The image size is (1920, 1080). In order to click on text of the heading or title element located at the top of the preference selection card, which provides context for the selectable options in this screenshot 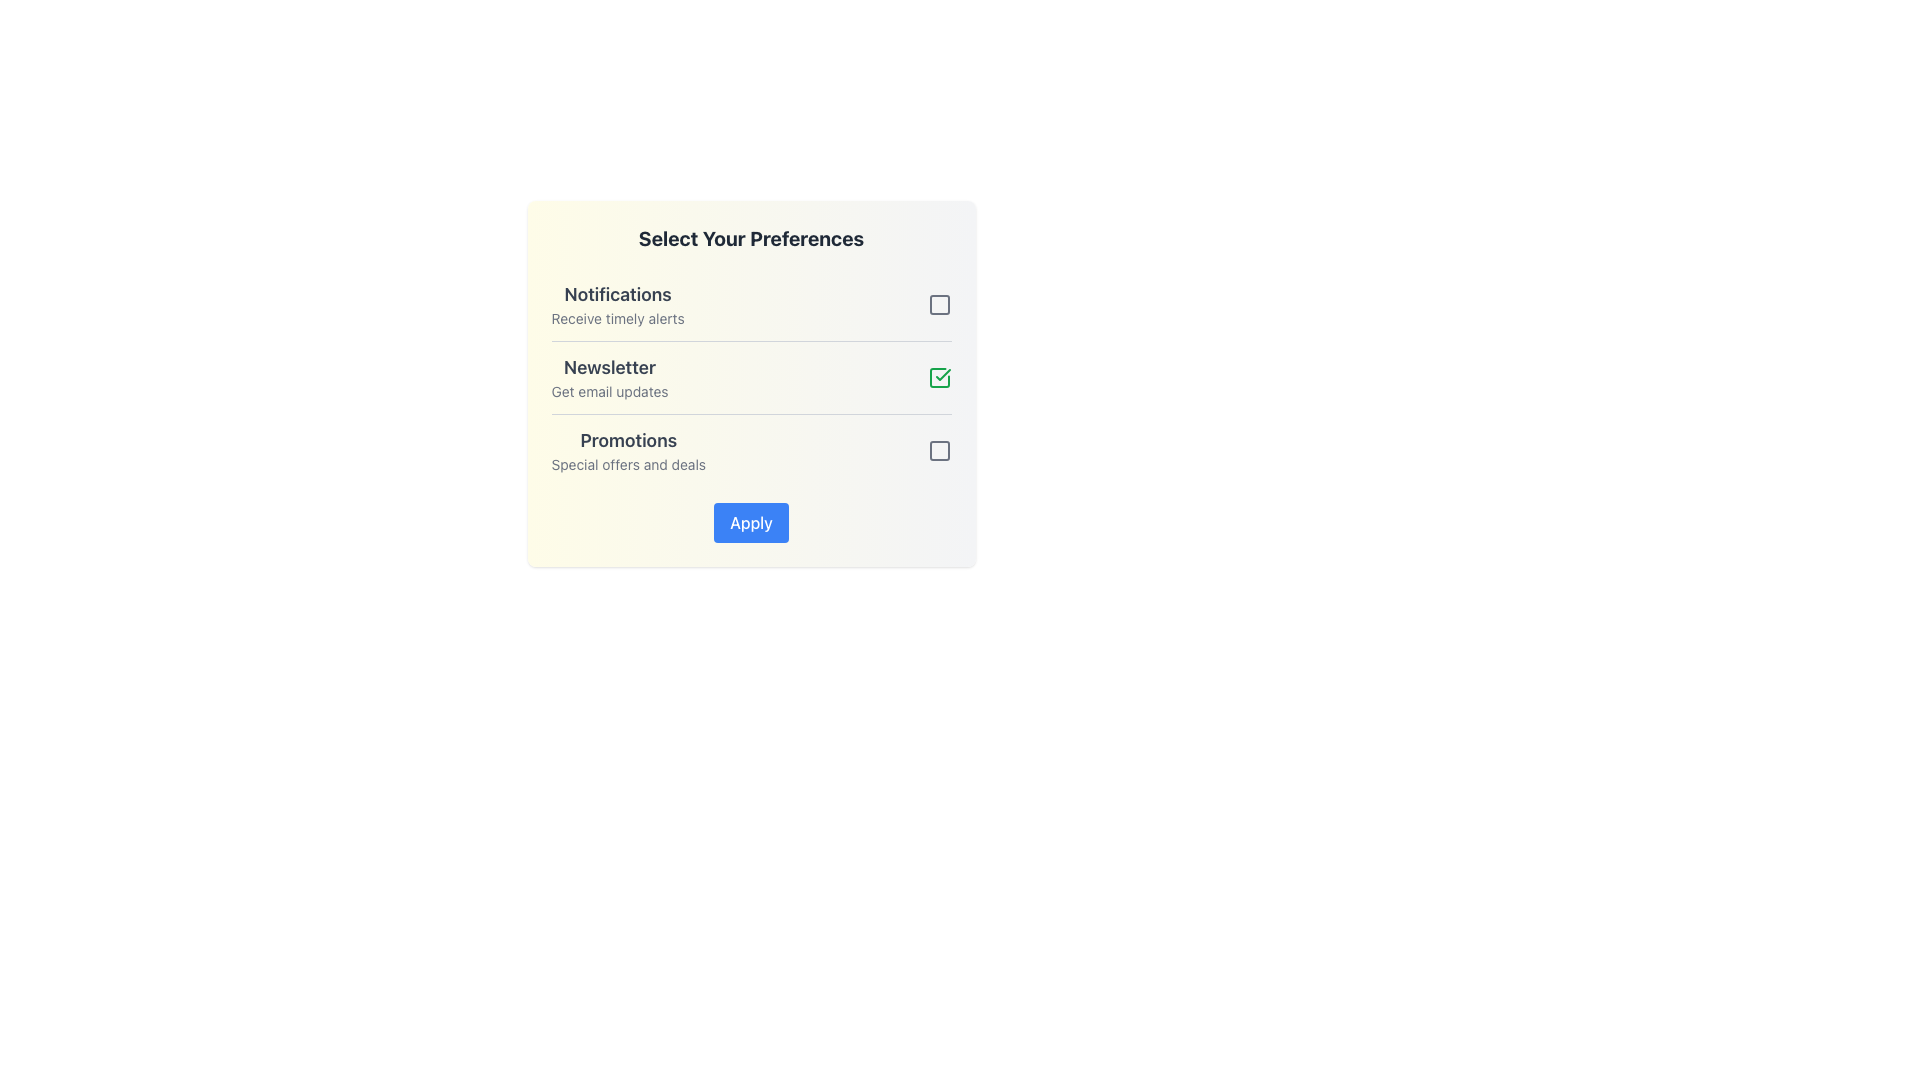, I will do `click(750, 238)`.